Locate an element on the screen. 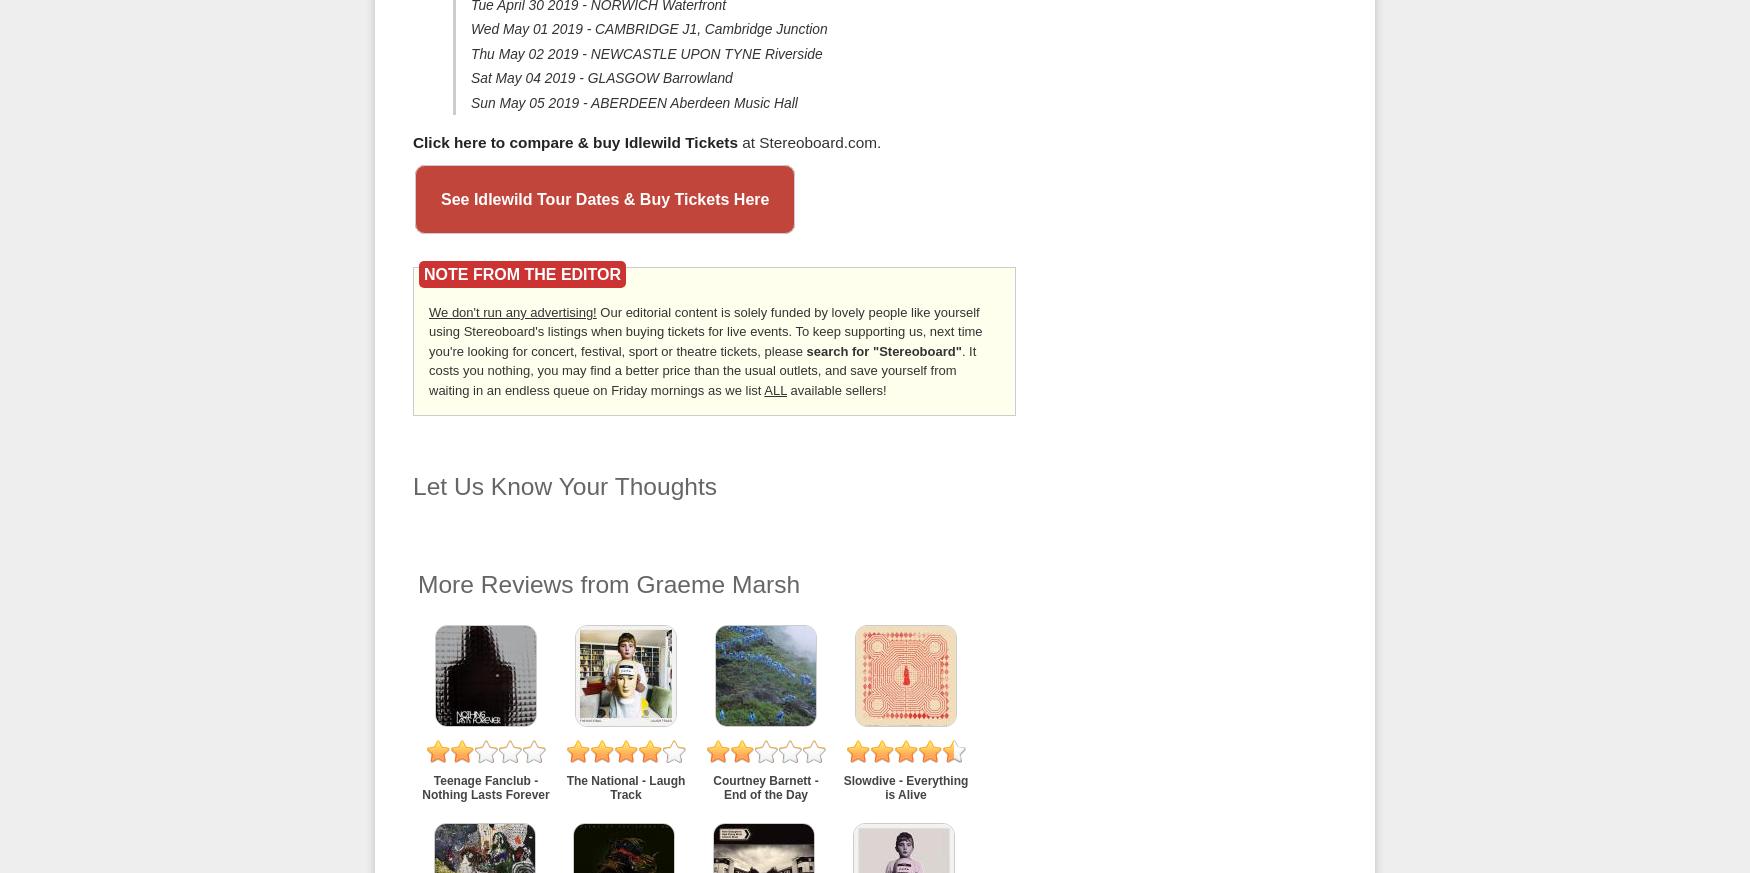 This screenshot has width=1750, height=873. 'Wed May 01 2019 - CAMBRIDGE J1, Cambridge Junction' is located at coordinates (648, 27).